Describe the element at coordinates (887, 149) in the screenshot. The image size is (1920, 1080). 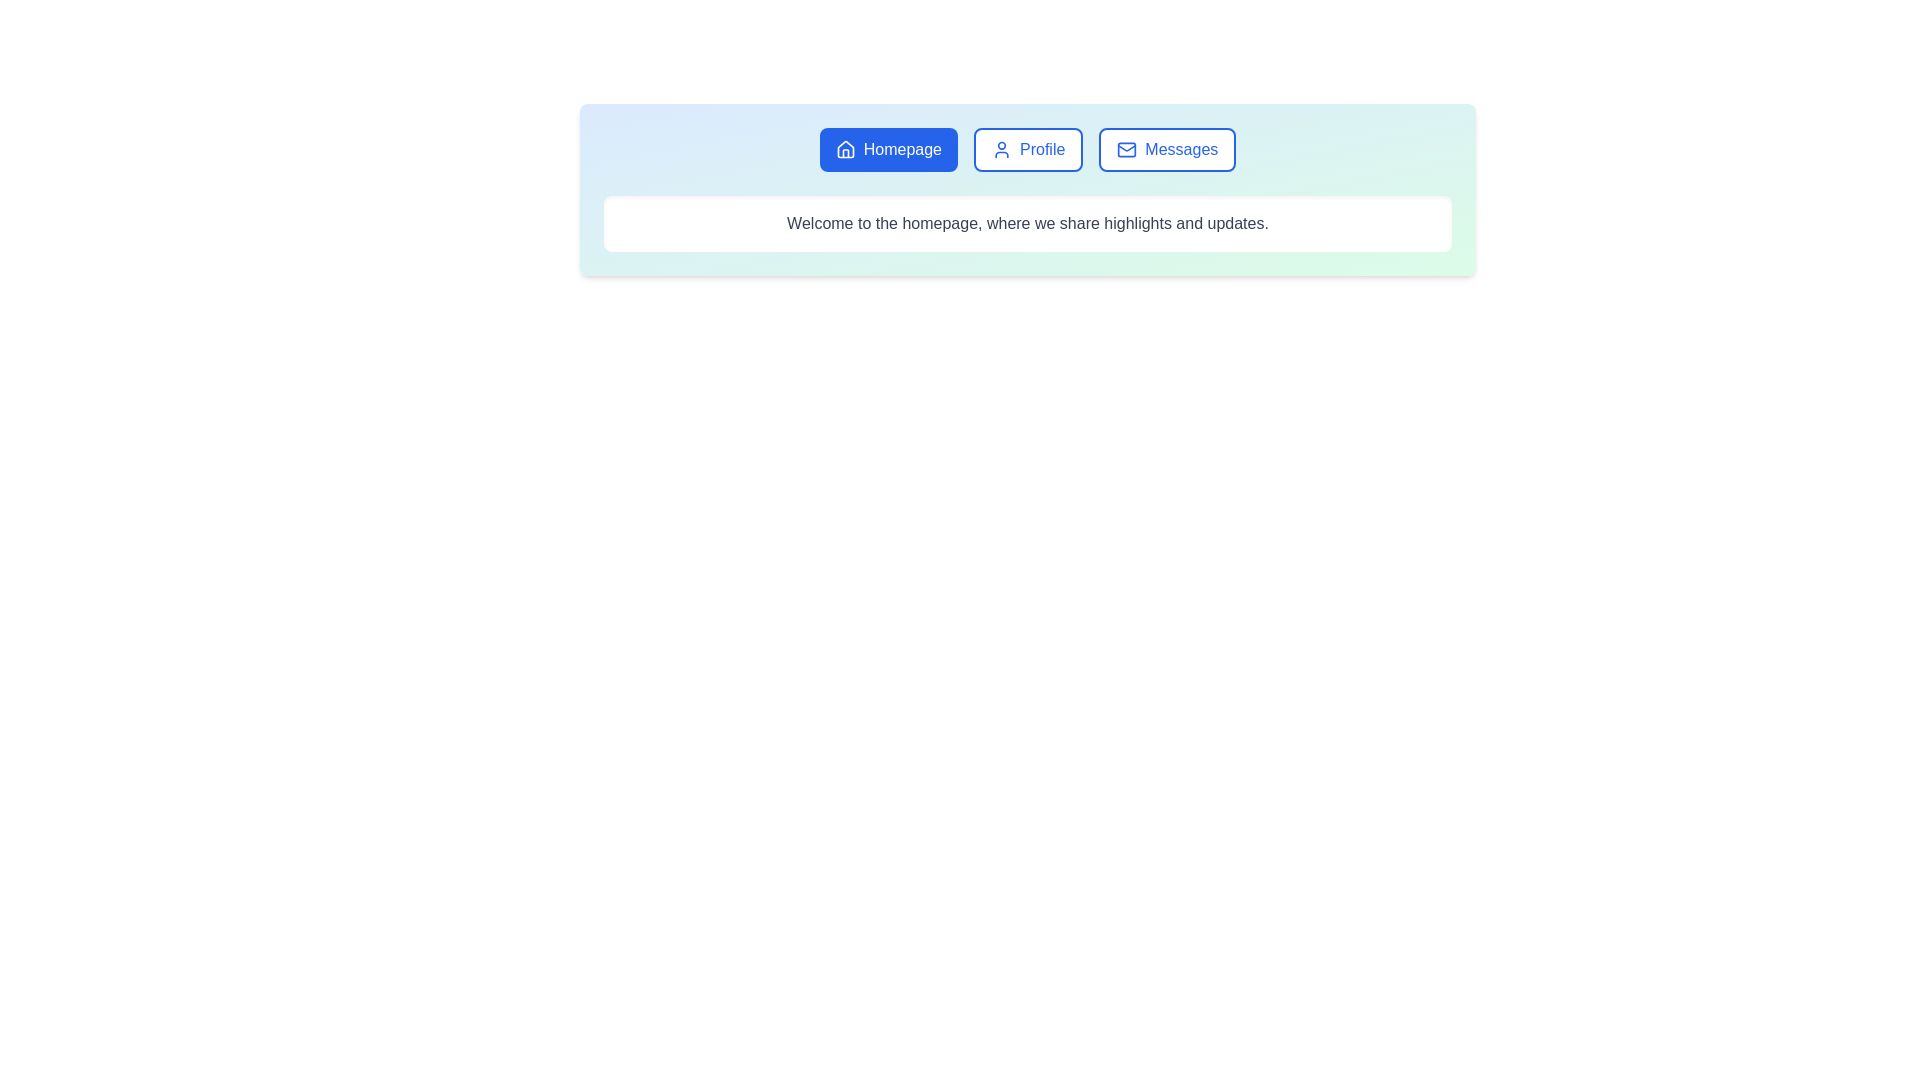
I see `the tab labeled 'Homepage' to switch to it` at that location.